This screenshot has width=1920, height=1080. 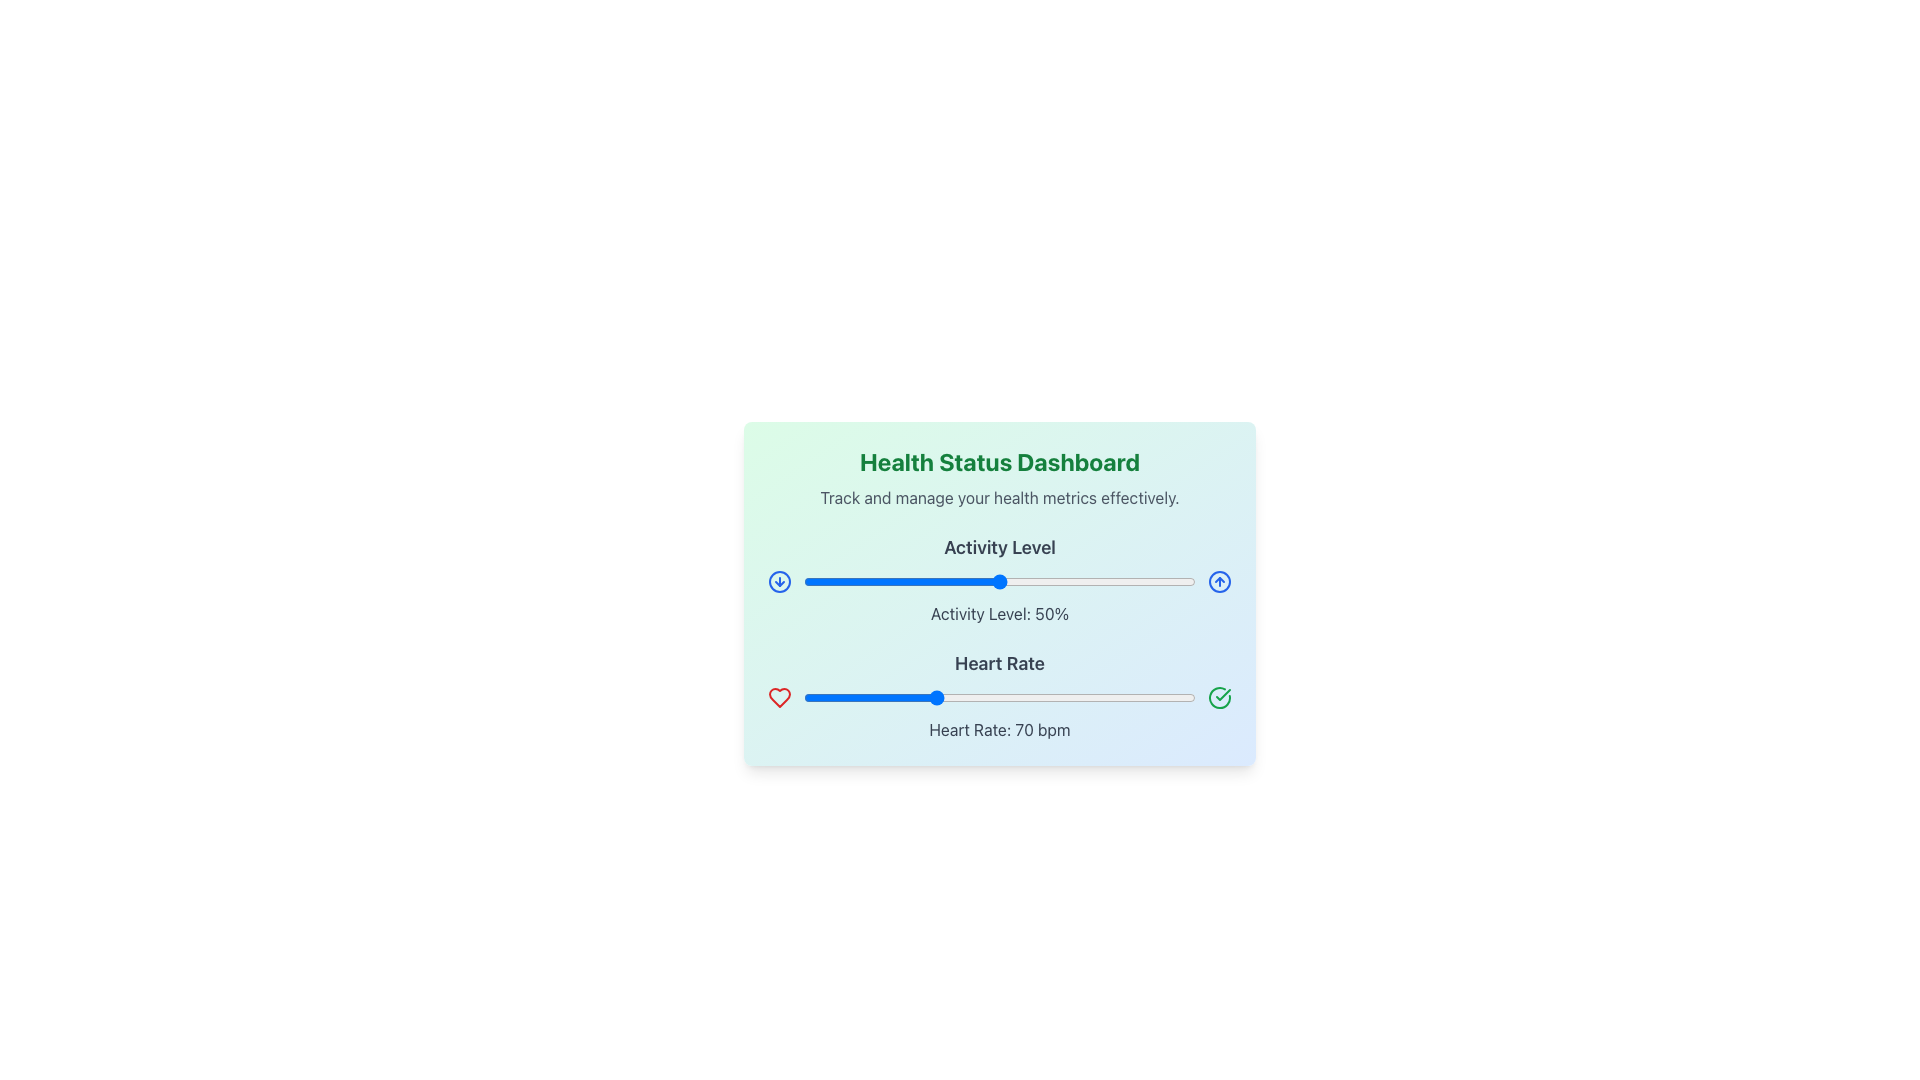 What do you see at coordinates (778, 582) in the screenshot?
I see `the SVG Circle with a blue border and white fill, which is located within the downward-pointing arrow icon on the far right side of the 'Activity Level' section` at bounding box center [778, 582].